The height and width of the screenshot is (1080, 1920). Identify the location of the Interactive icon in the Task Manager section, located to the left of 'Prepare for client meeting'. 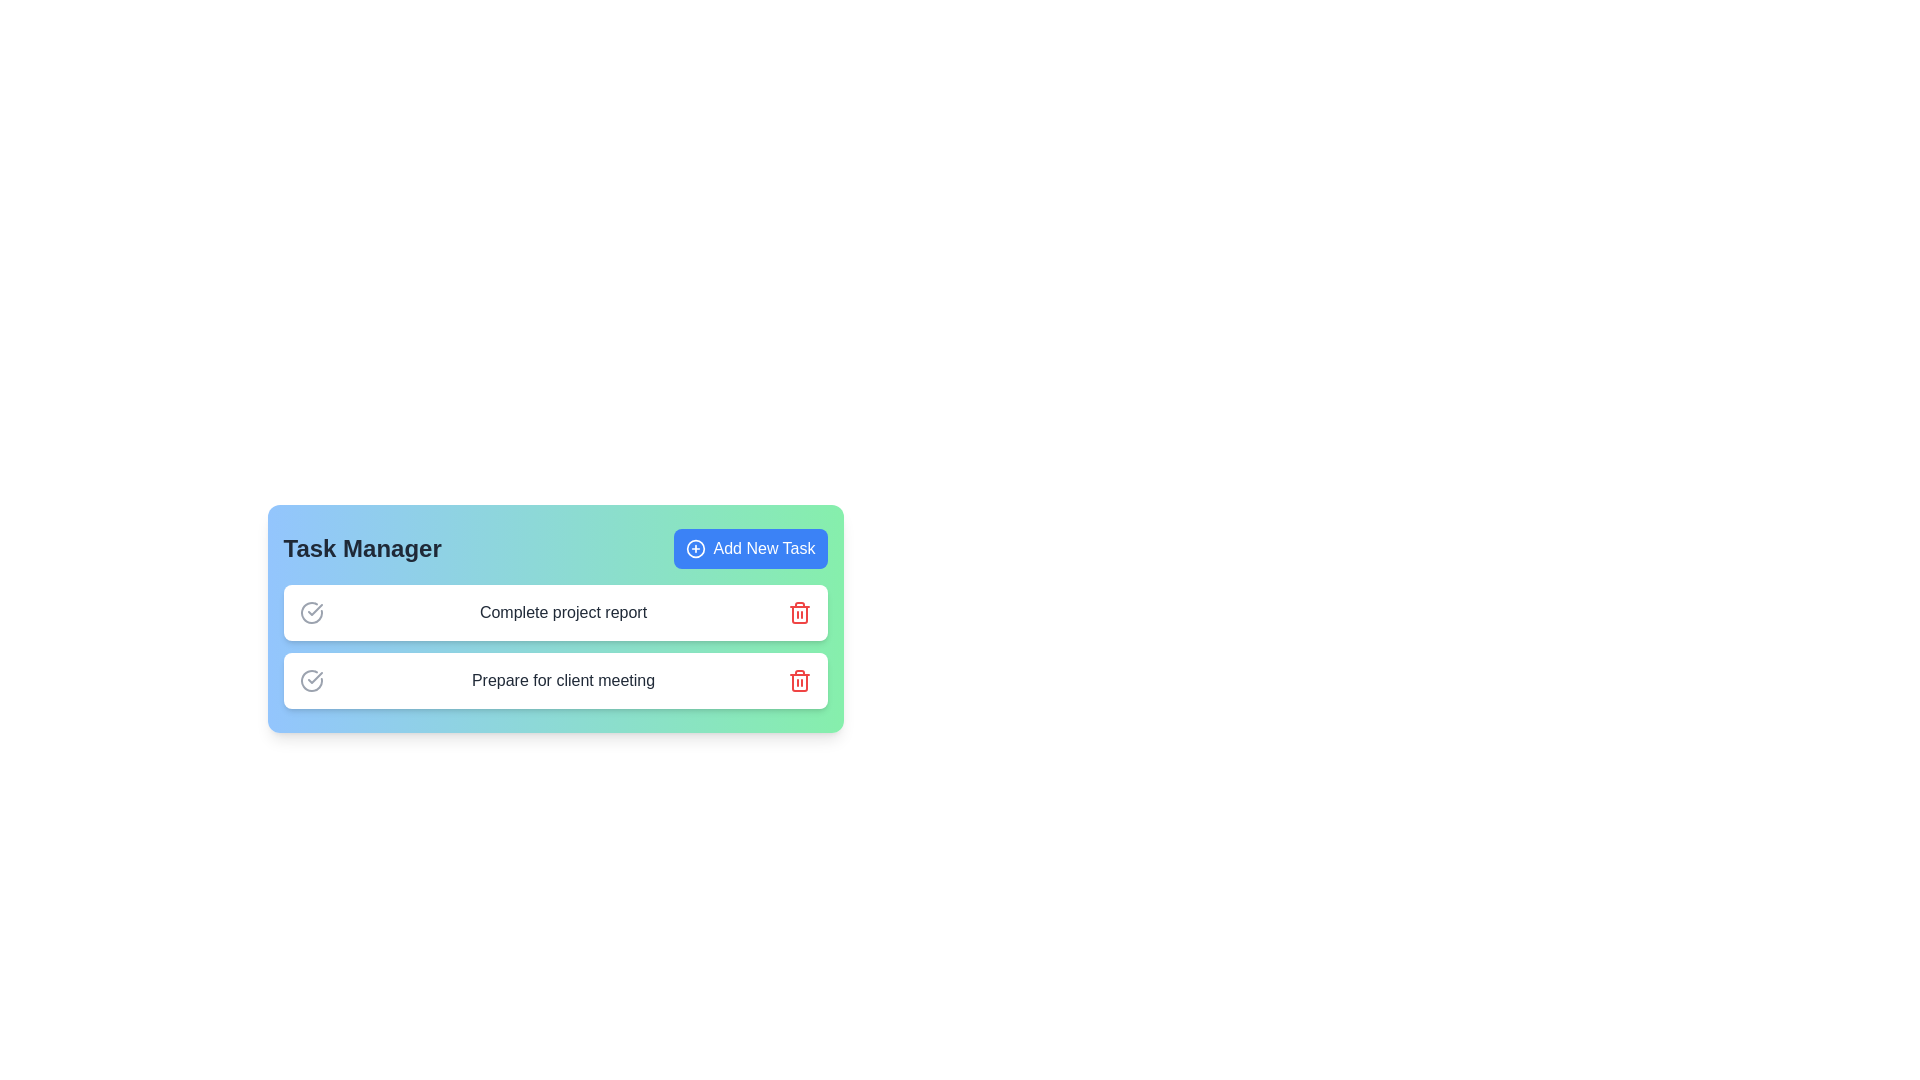
(310, 680).